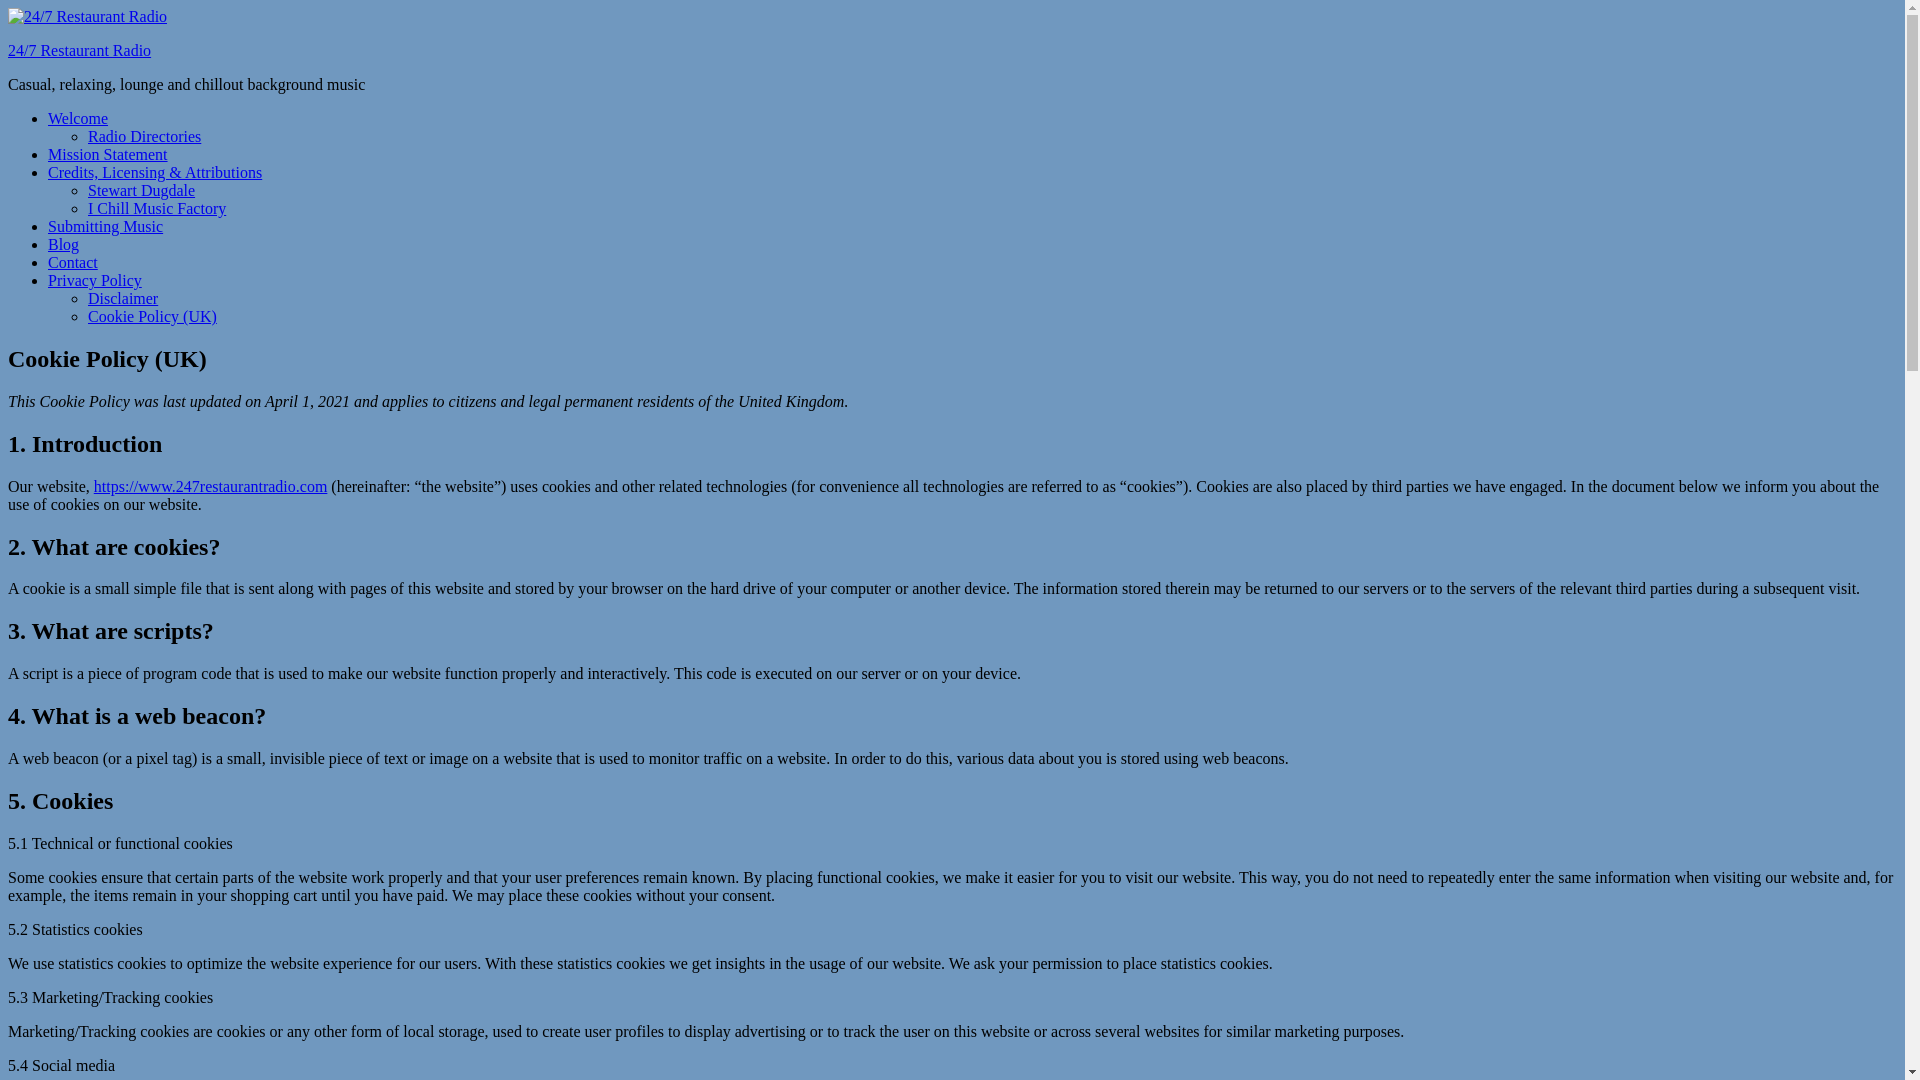 The height and width of the screenshot is (1080, 1920). Describe the element at coordinates (151, 315) in the screenshot. I see `'Cookie Policy (UK)'` at that location.